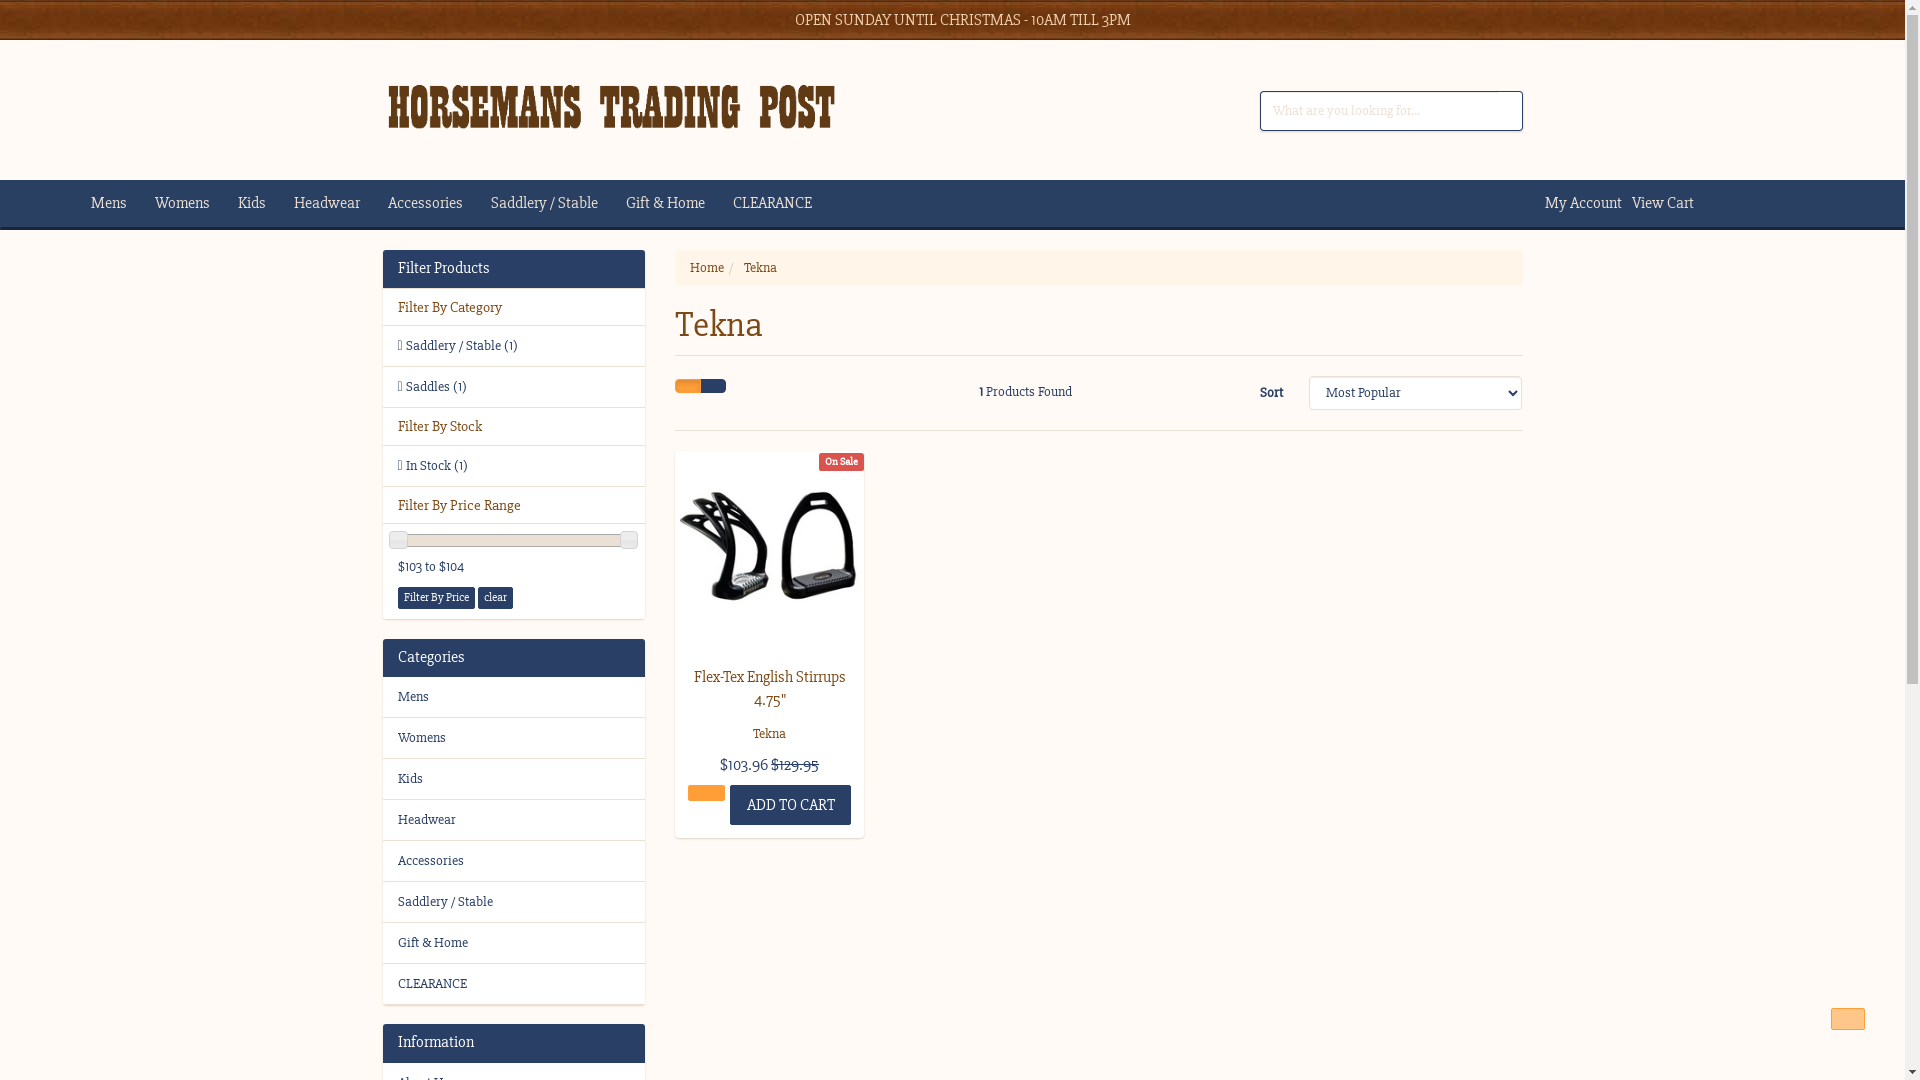  What do you see at coordinates (1510, 111) in the screenshot?
I see `'Search'` at bounding box center [1510, 111].